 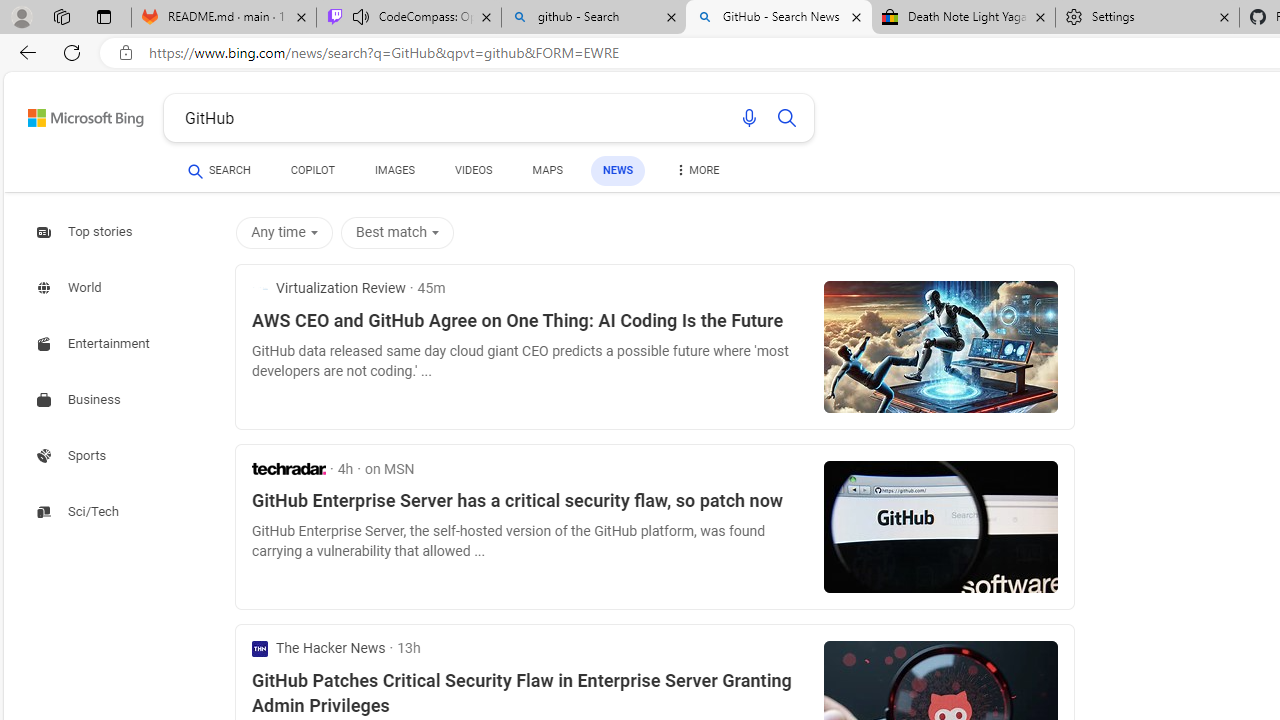 I want to click on 'NEWS', so click(x=617, y=170).